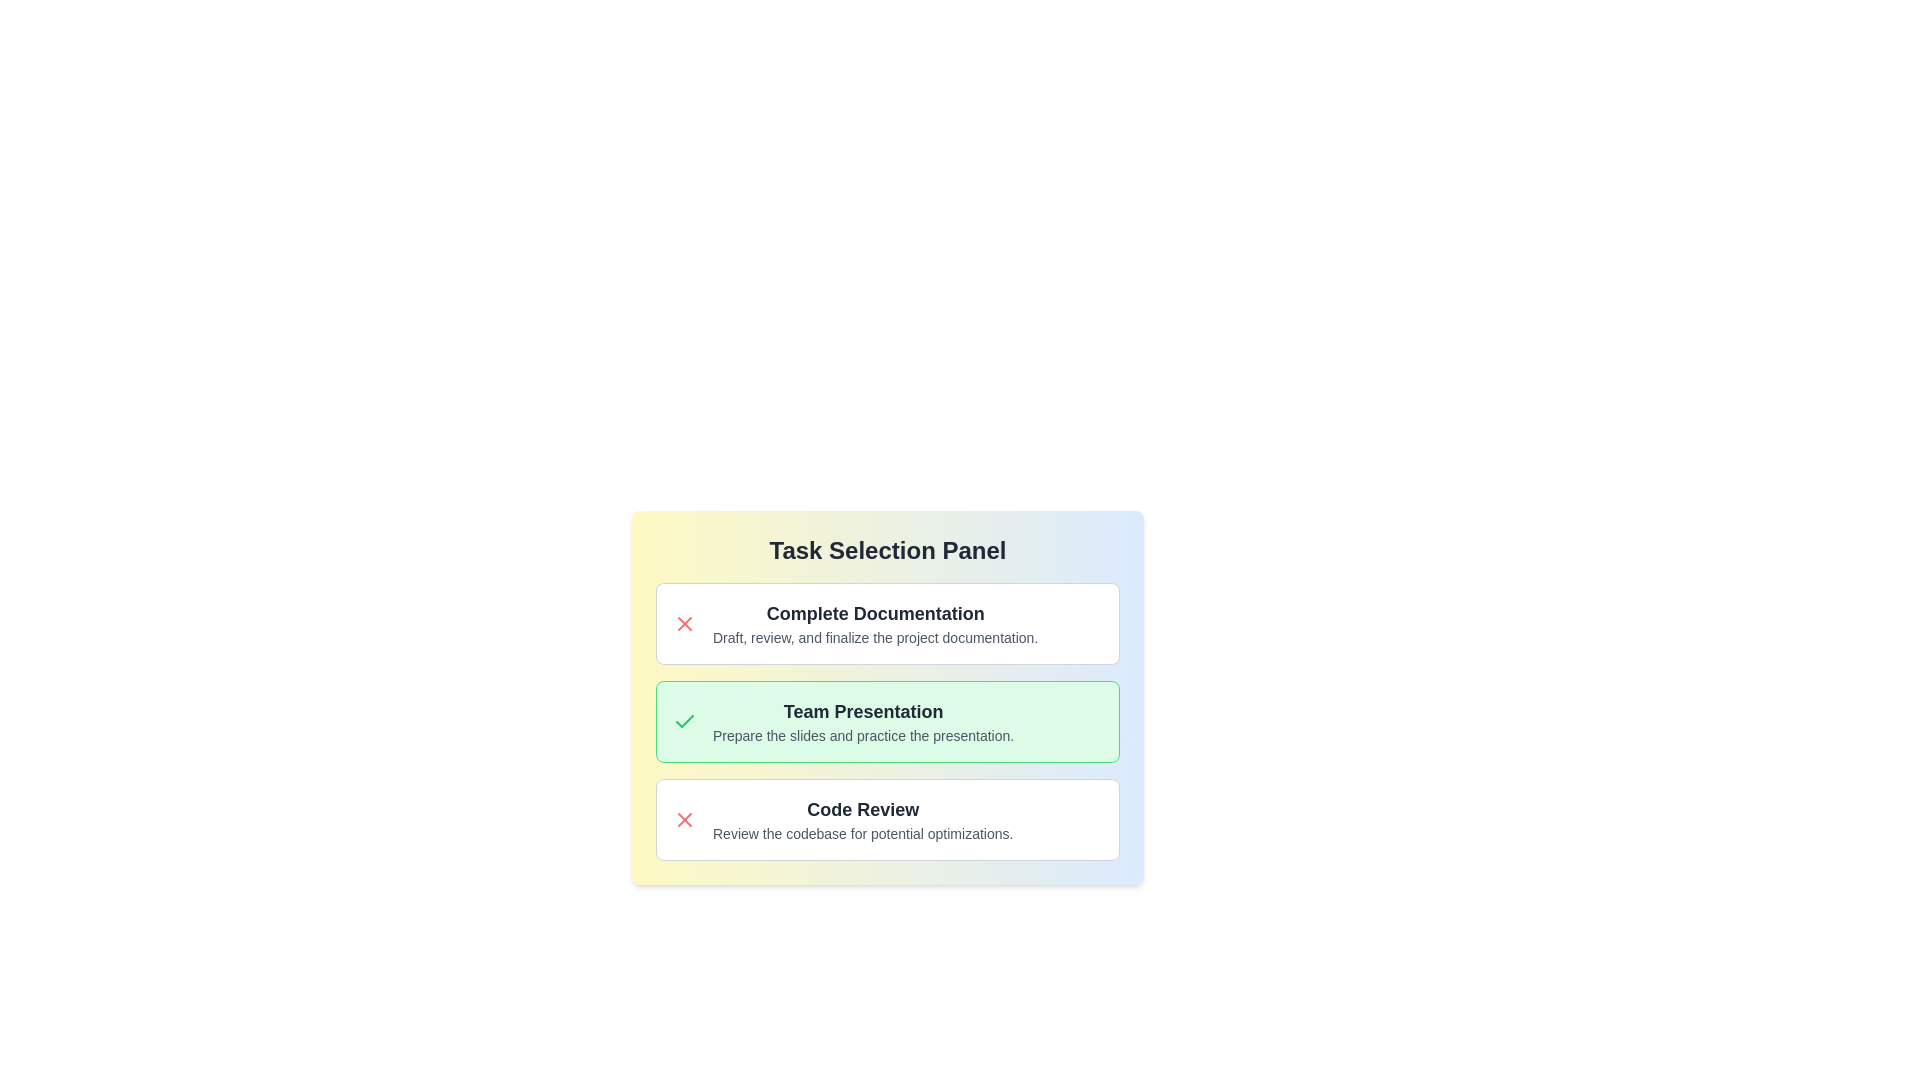  Describe the element at coordinates (875, 637) in the screenshot. I see `the descriptive text label located within the 'Complete Documentation' section, which provides context for the task` at that location.